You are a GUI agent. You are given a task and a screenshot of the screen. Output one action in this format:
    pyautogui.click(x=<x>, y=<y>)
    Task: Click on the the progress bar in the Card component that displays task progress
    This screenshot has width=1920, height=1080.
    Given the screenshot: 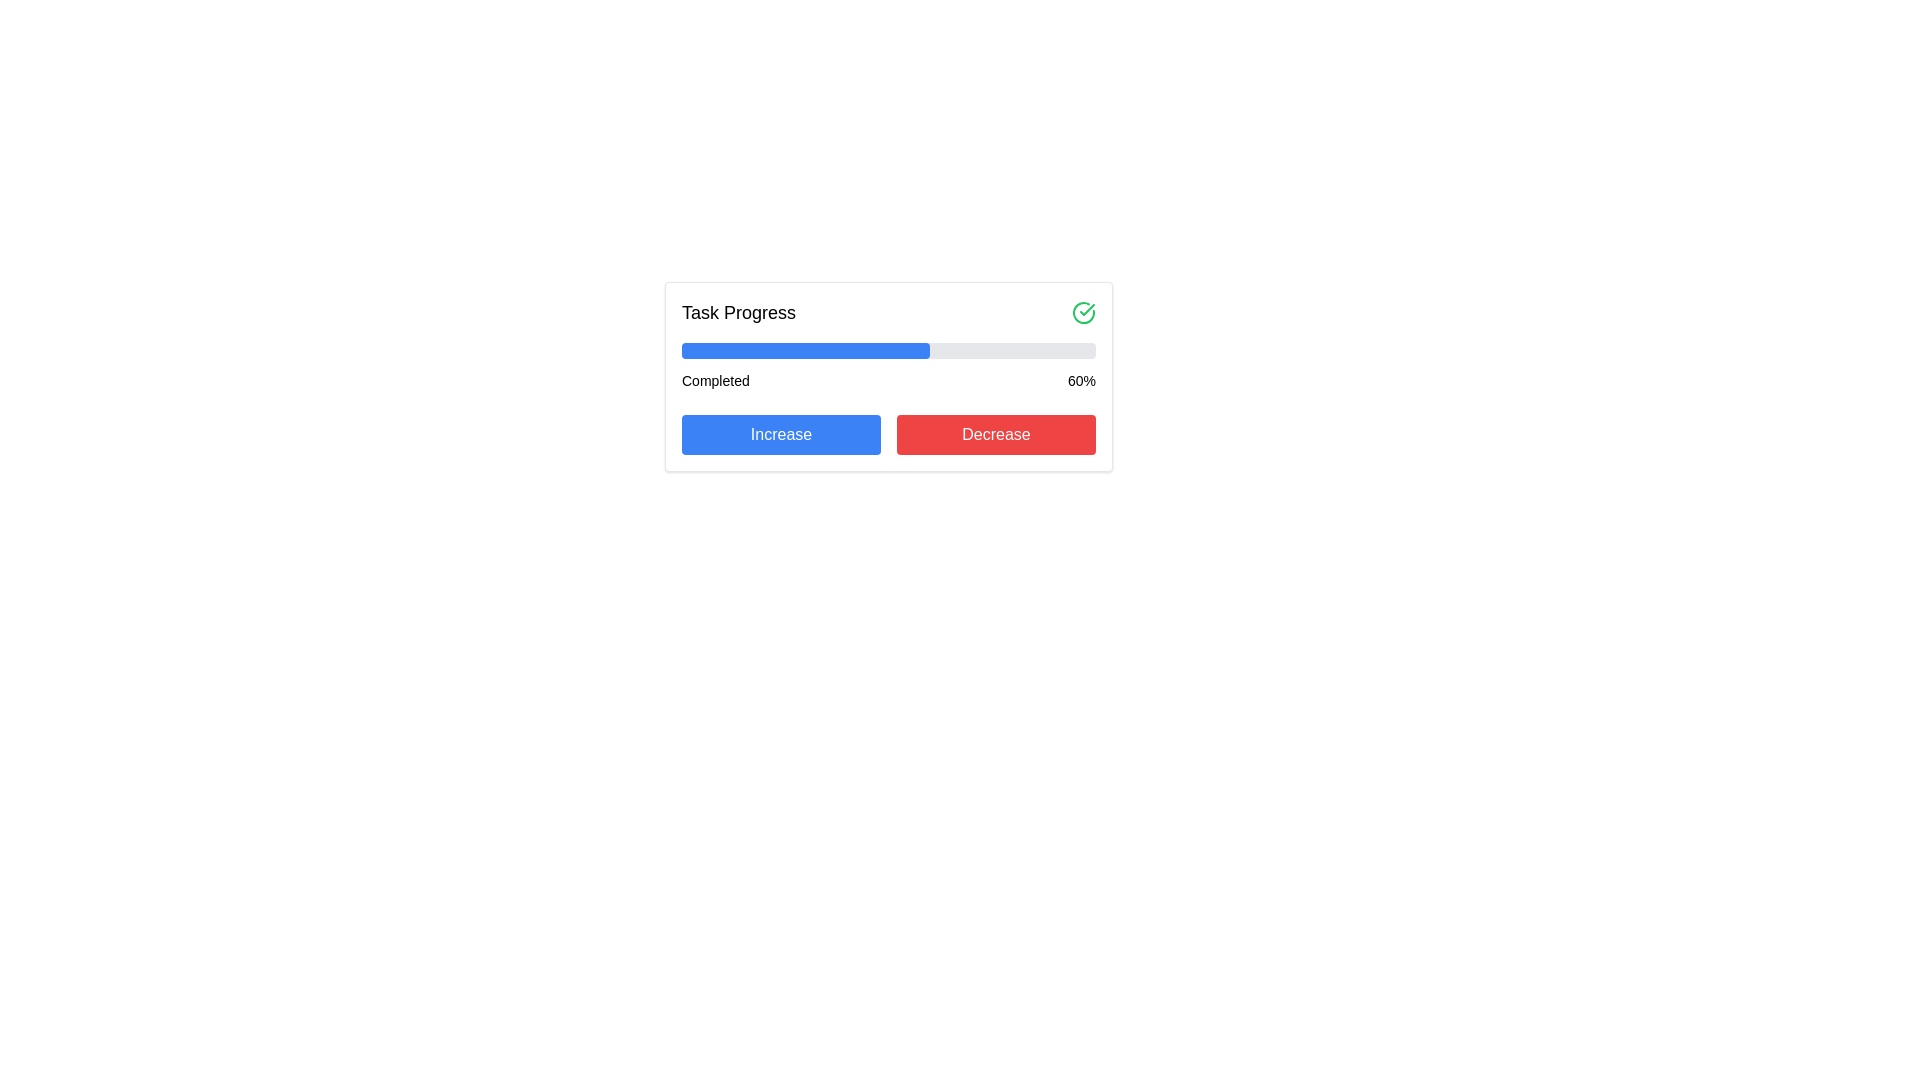 What is the action you would take?
    pyautogui.click(x=887, y=377)
    